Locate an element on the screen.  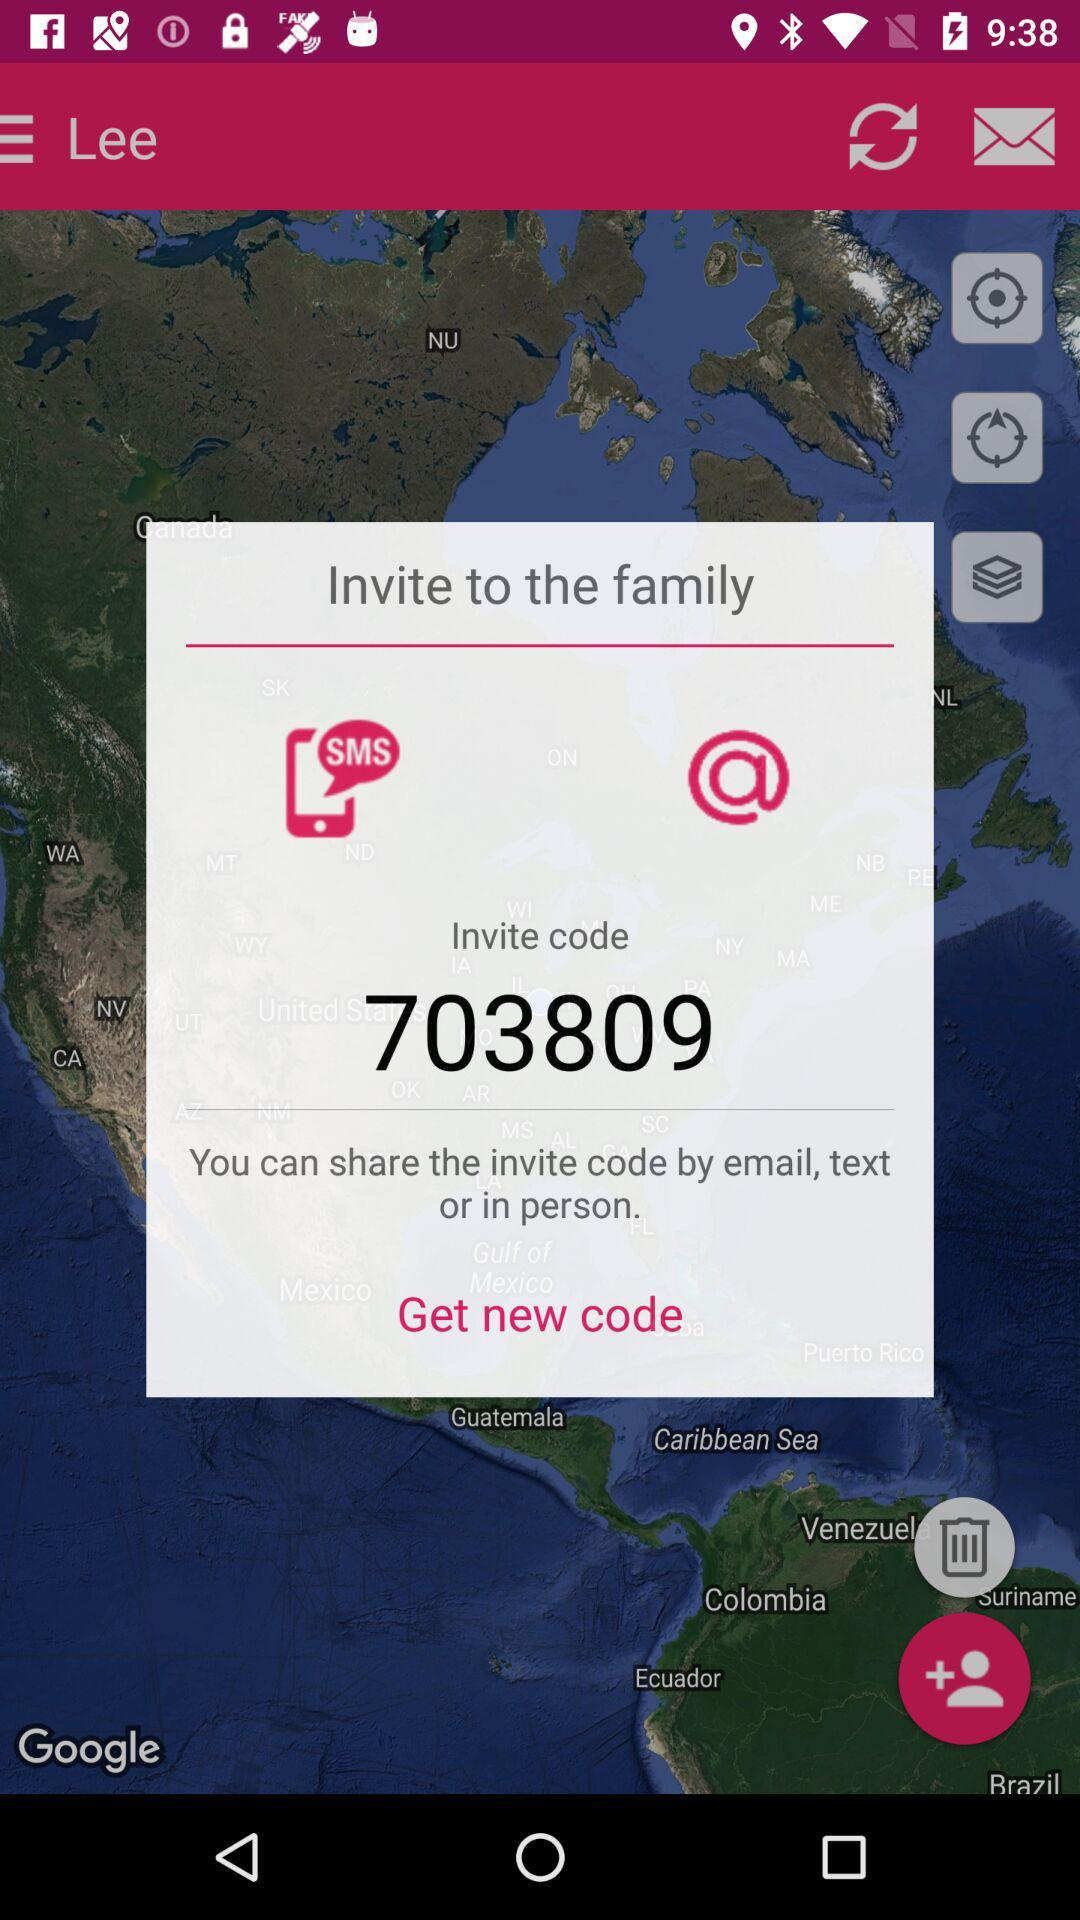
open messages is located at coordinates (1014, 135).